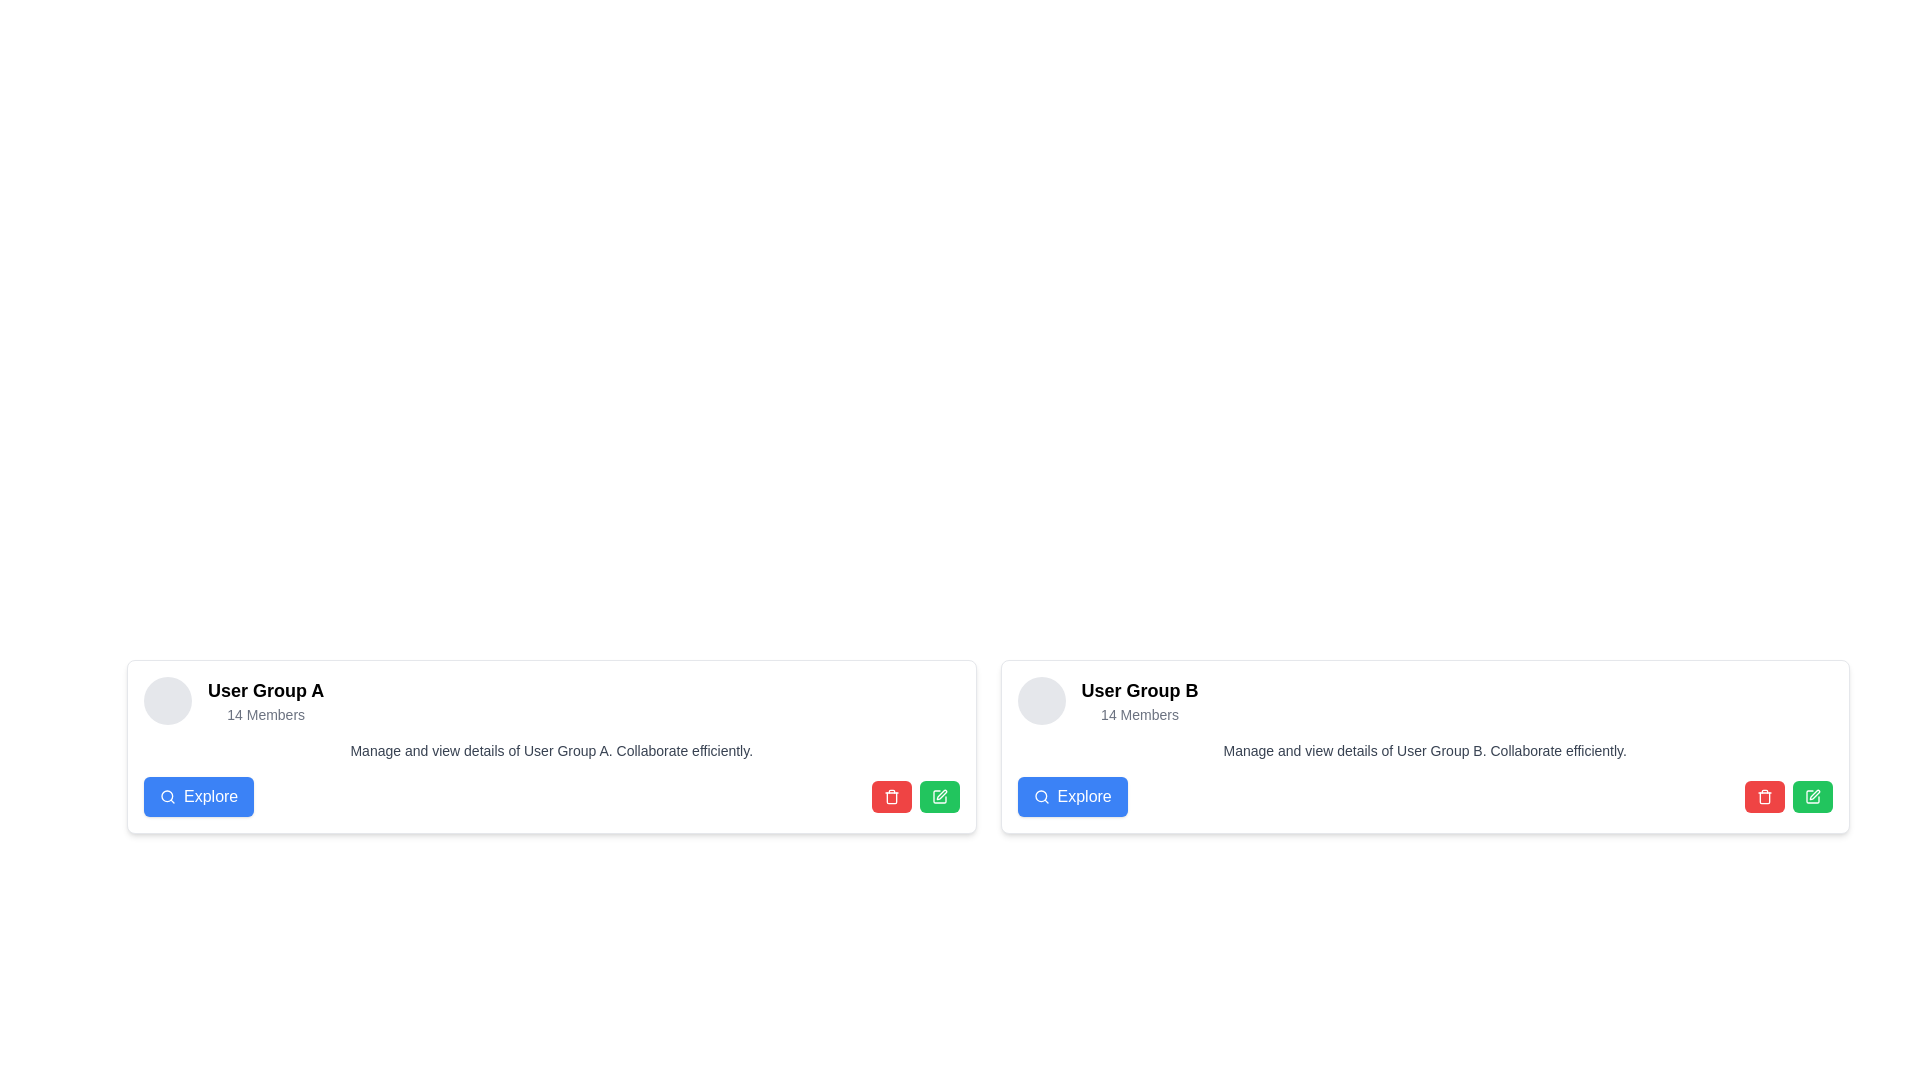  I want to click on the edit button located at the bottom-right corner of the card for 'User Group A', which is placed immediately to the right of the 'Explore' blue button, so click(914, 796).